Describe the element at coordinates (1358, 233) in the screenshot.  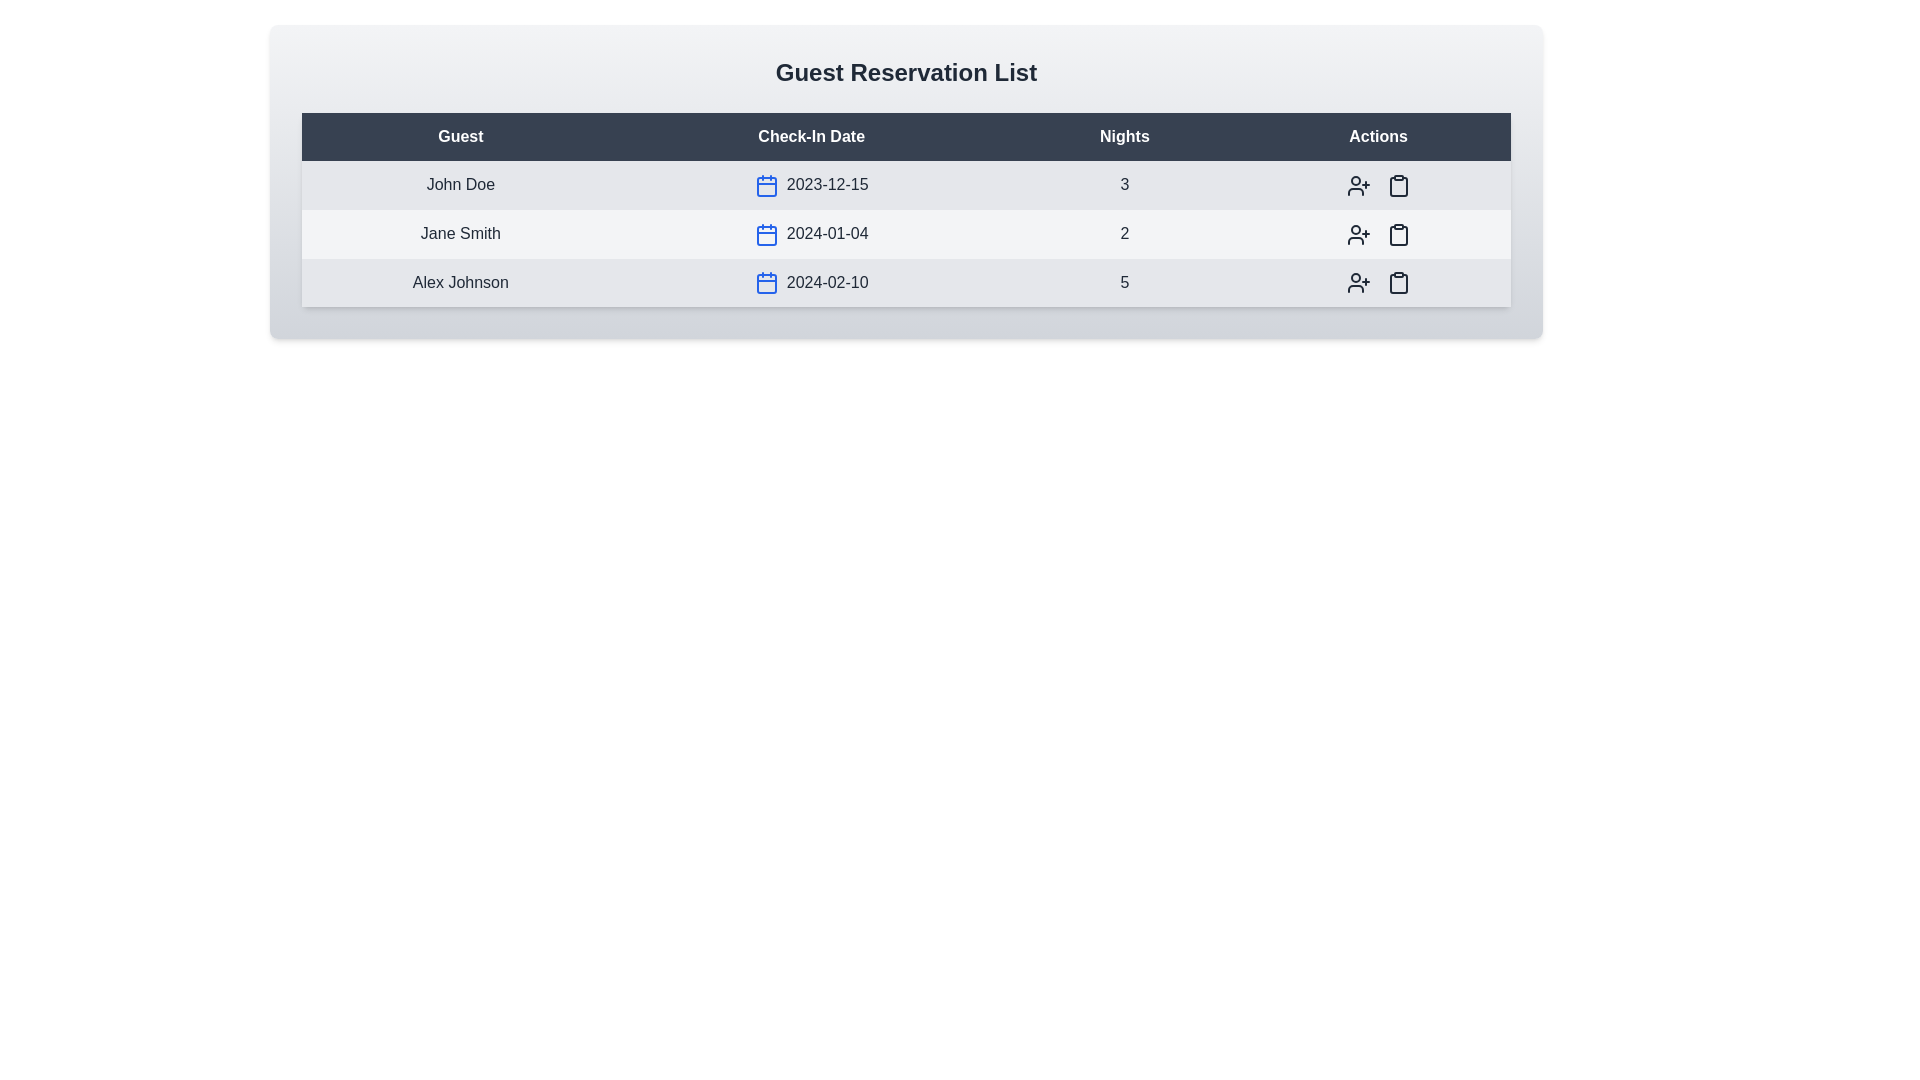
I see `the user icon with a '+' symbol in the 'Actions' column of the second row of the guest reservation table` at that location.